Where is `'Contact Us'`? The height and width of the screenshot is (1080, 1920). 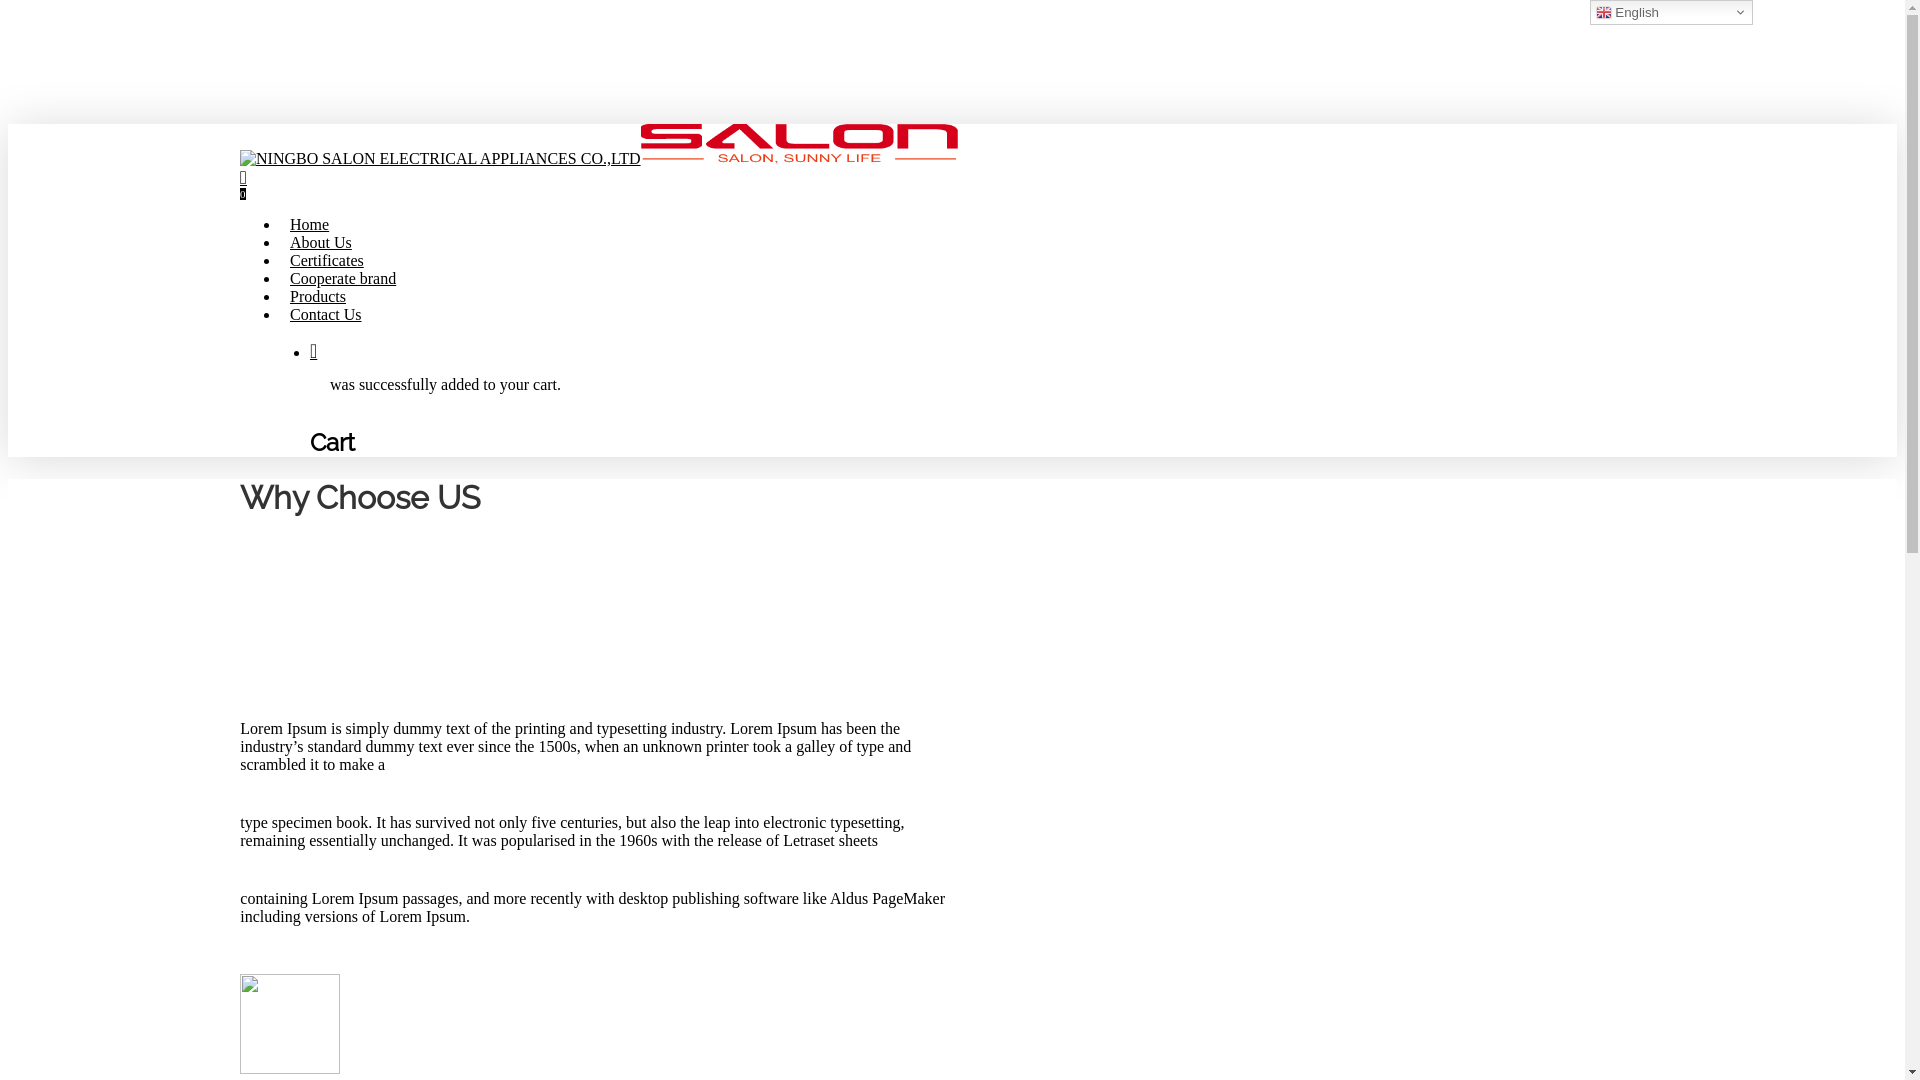 'Contact Us' is located at coordinates (326, 314).